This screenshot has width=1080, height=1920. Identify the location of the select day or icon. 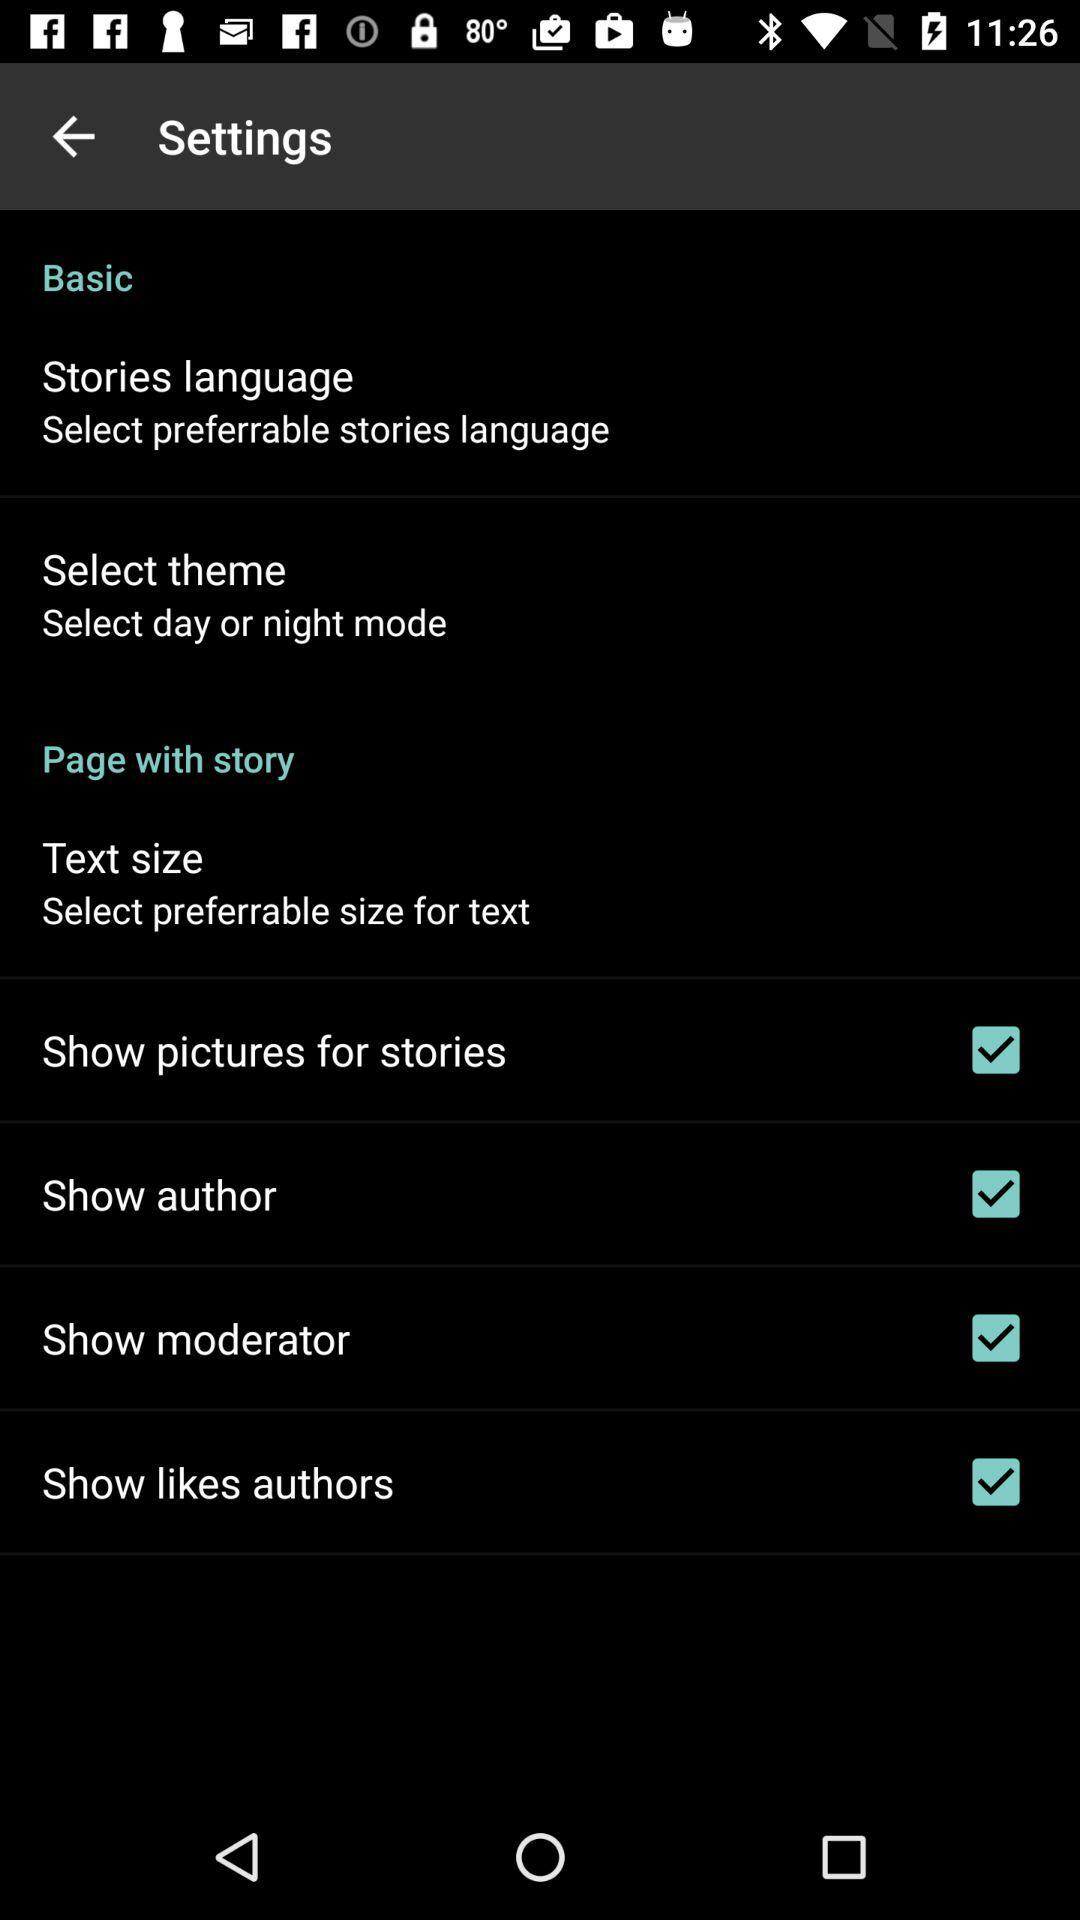
(243, 620).